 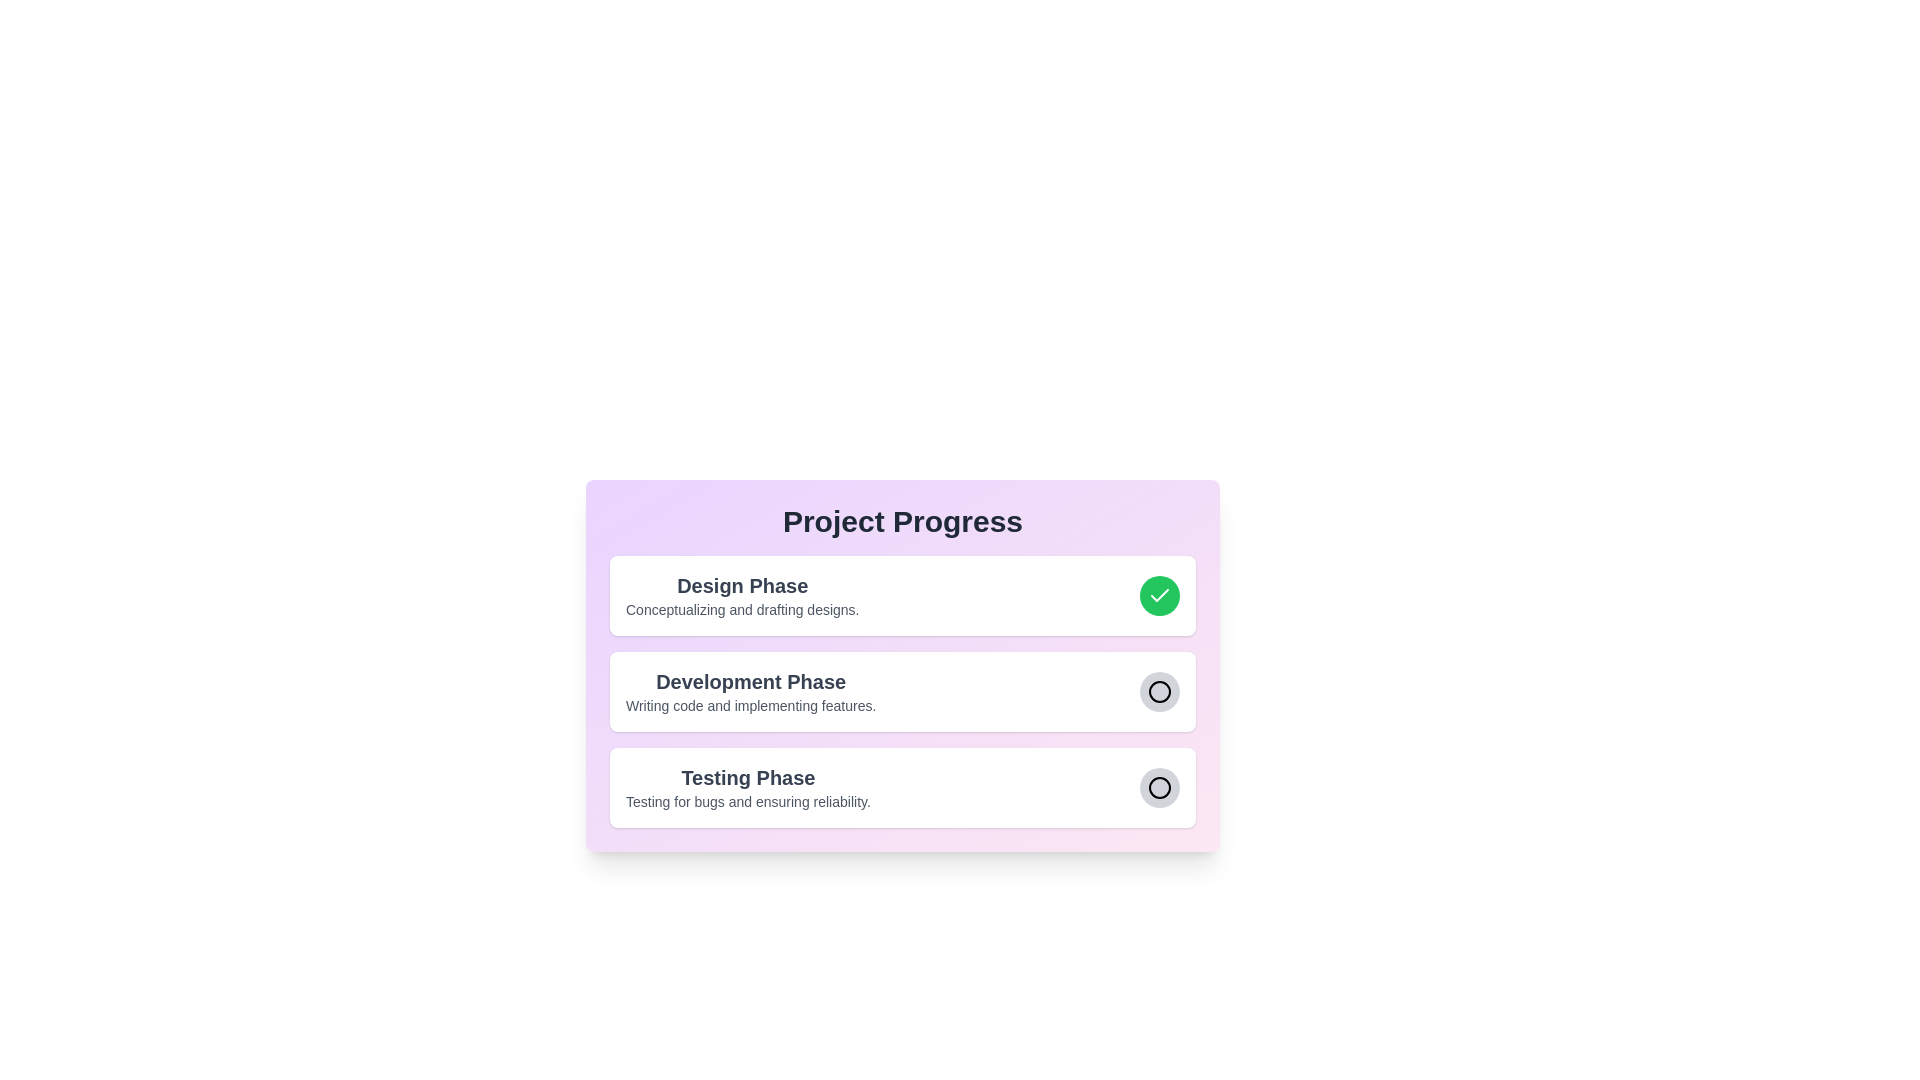 I want to click on the circular Toggle or state indicator icon located on the far-right side of the 'Testing Phase' section to modify its state, so click(x=1152, y=786).